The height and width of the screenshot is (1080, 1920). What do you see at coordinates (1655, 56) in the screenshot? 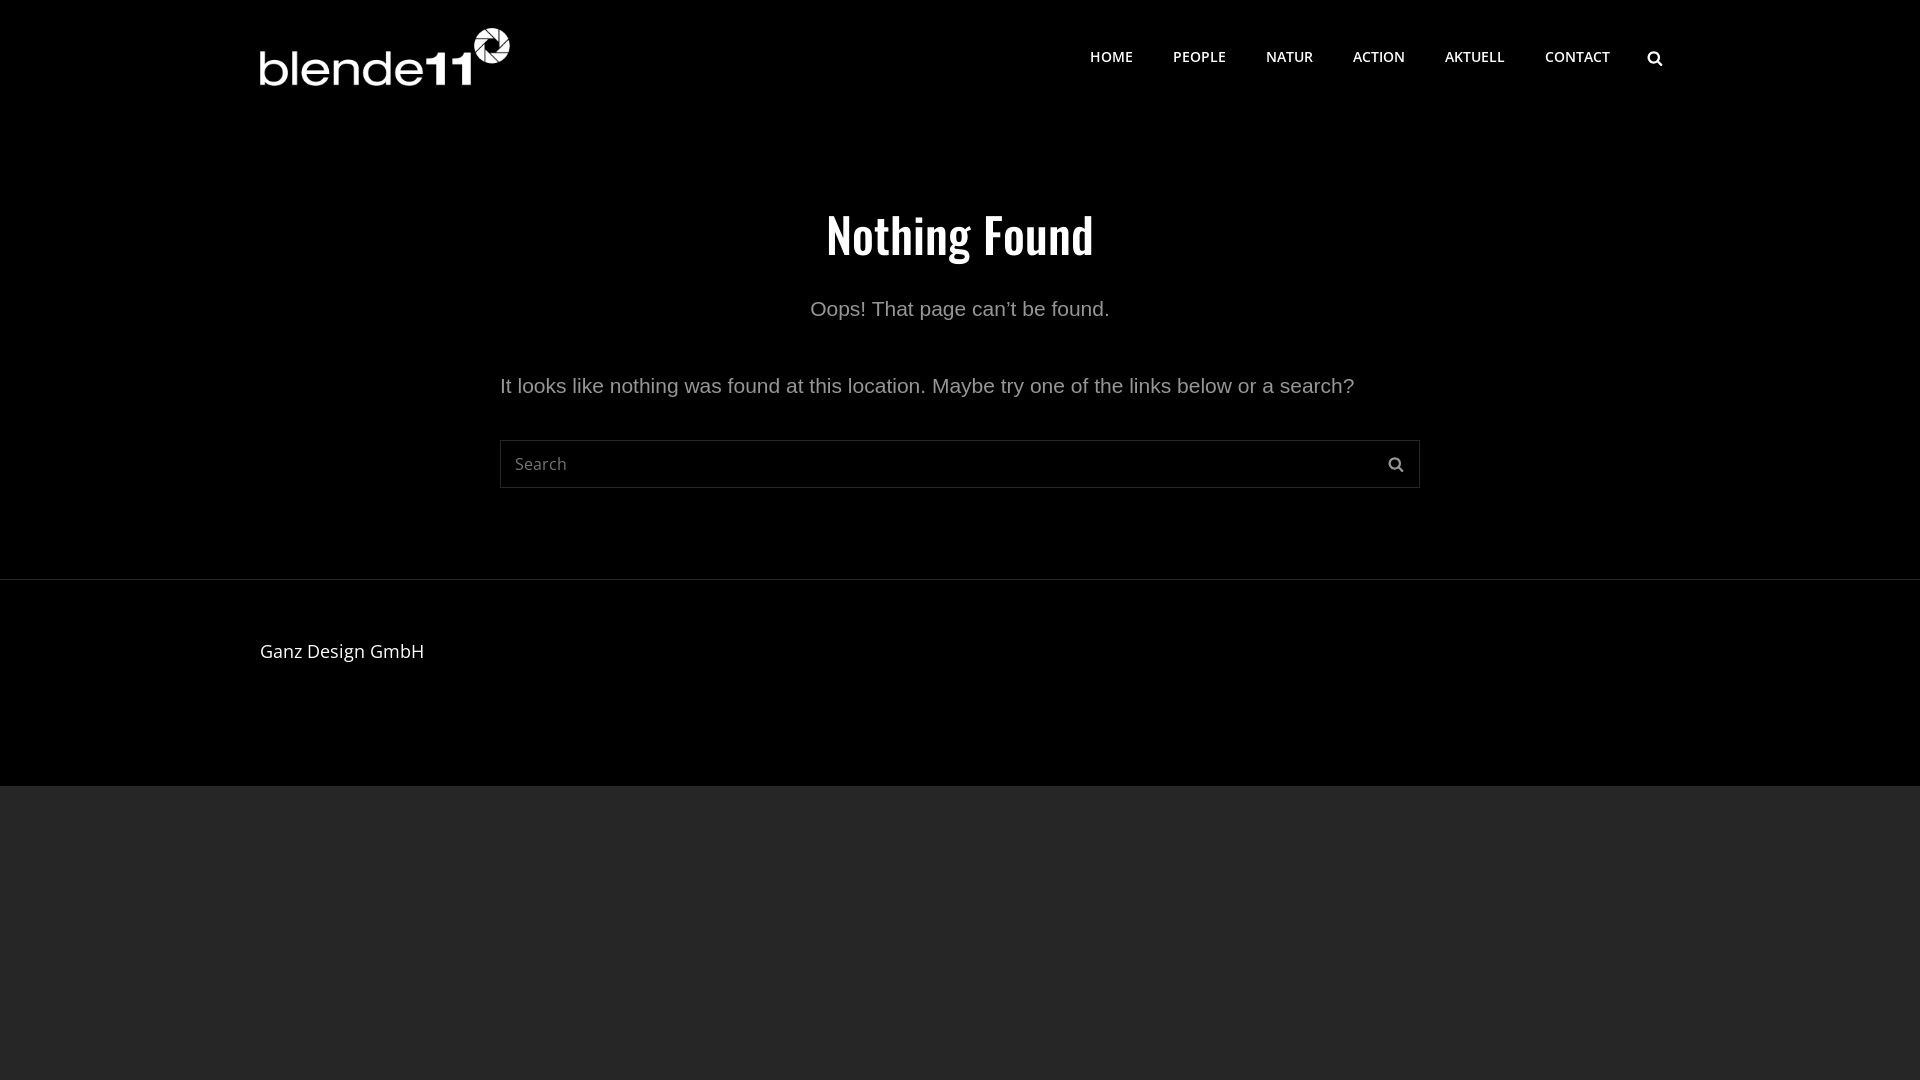
I see `'SEARCH'` at bounding box center [1655, 56].